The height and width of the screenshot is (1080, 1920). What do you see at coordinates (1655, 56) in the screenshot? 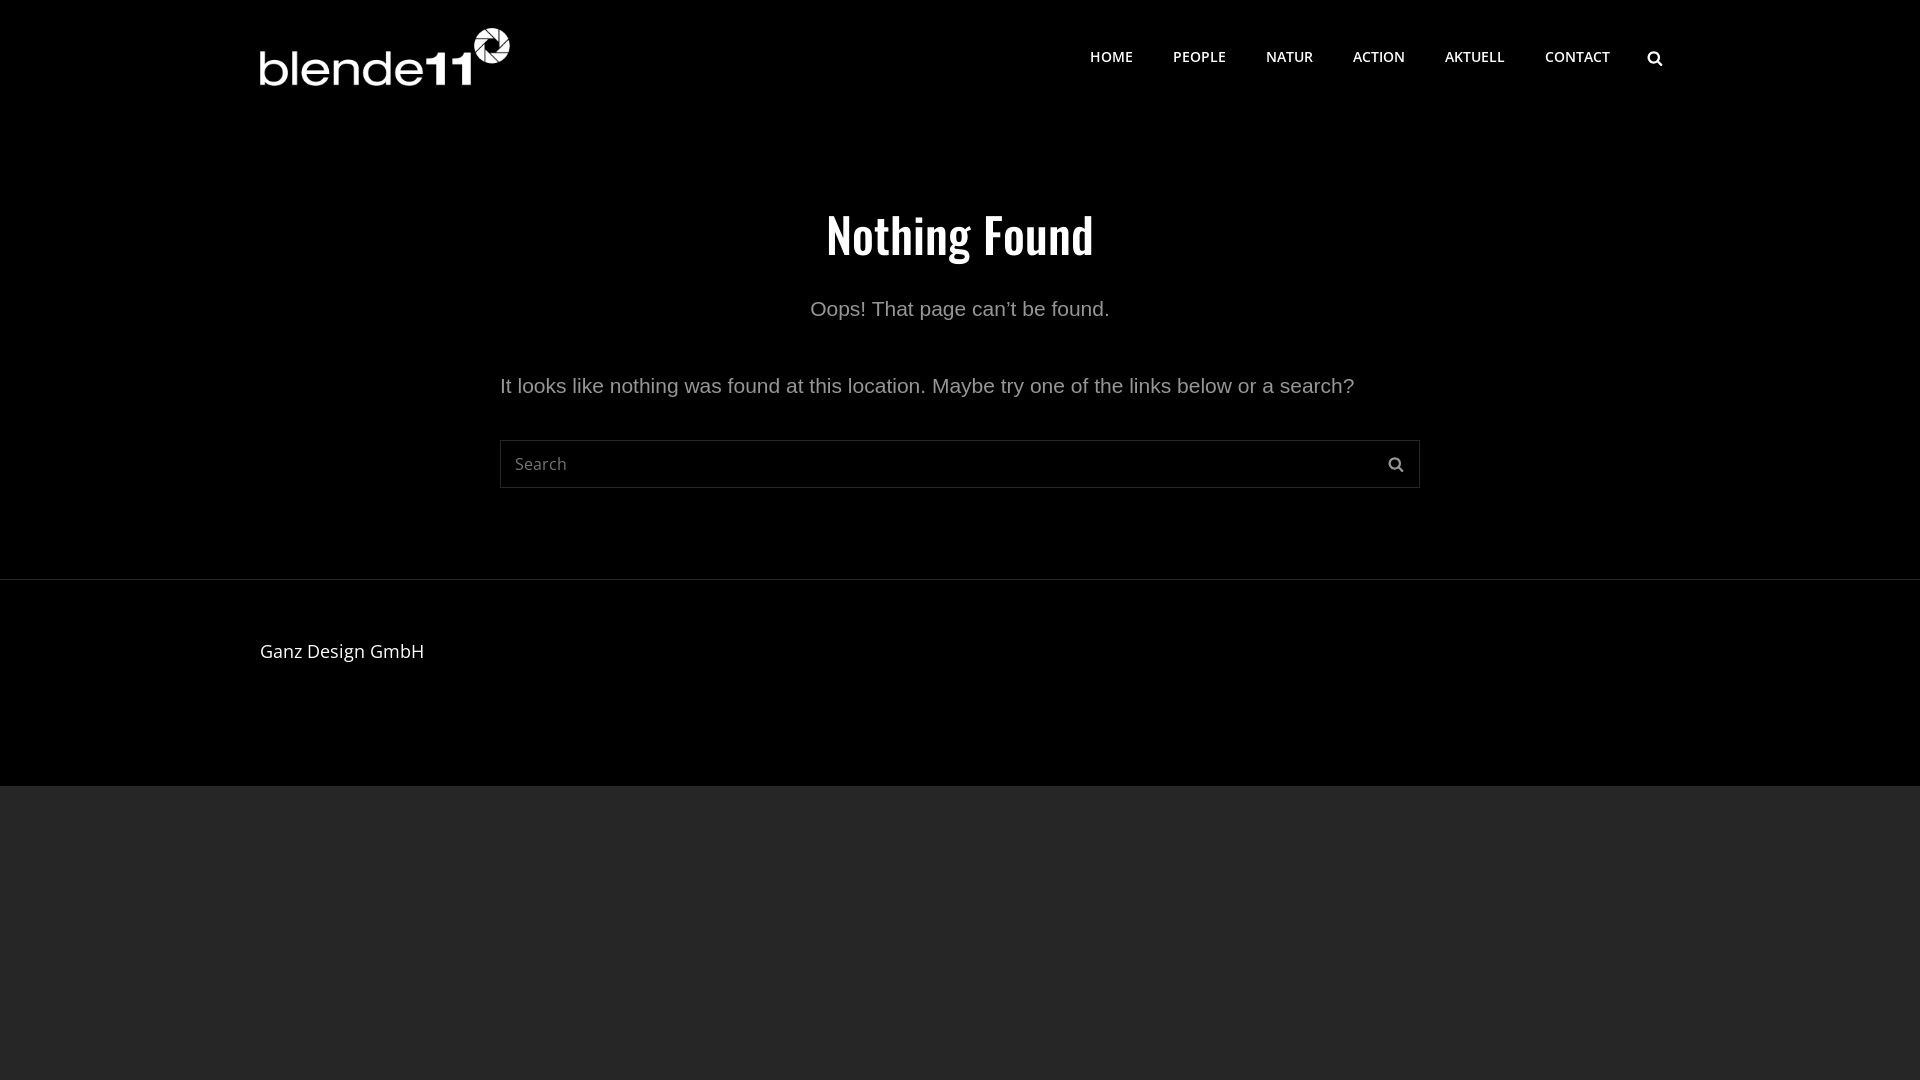
I see `'SEARCH'` at bounding box center [1655, 56].